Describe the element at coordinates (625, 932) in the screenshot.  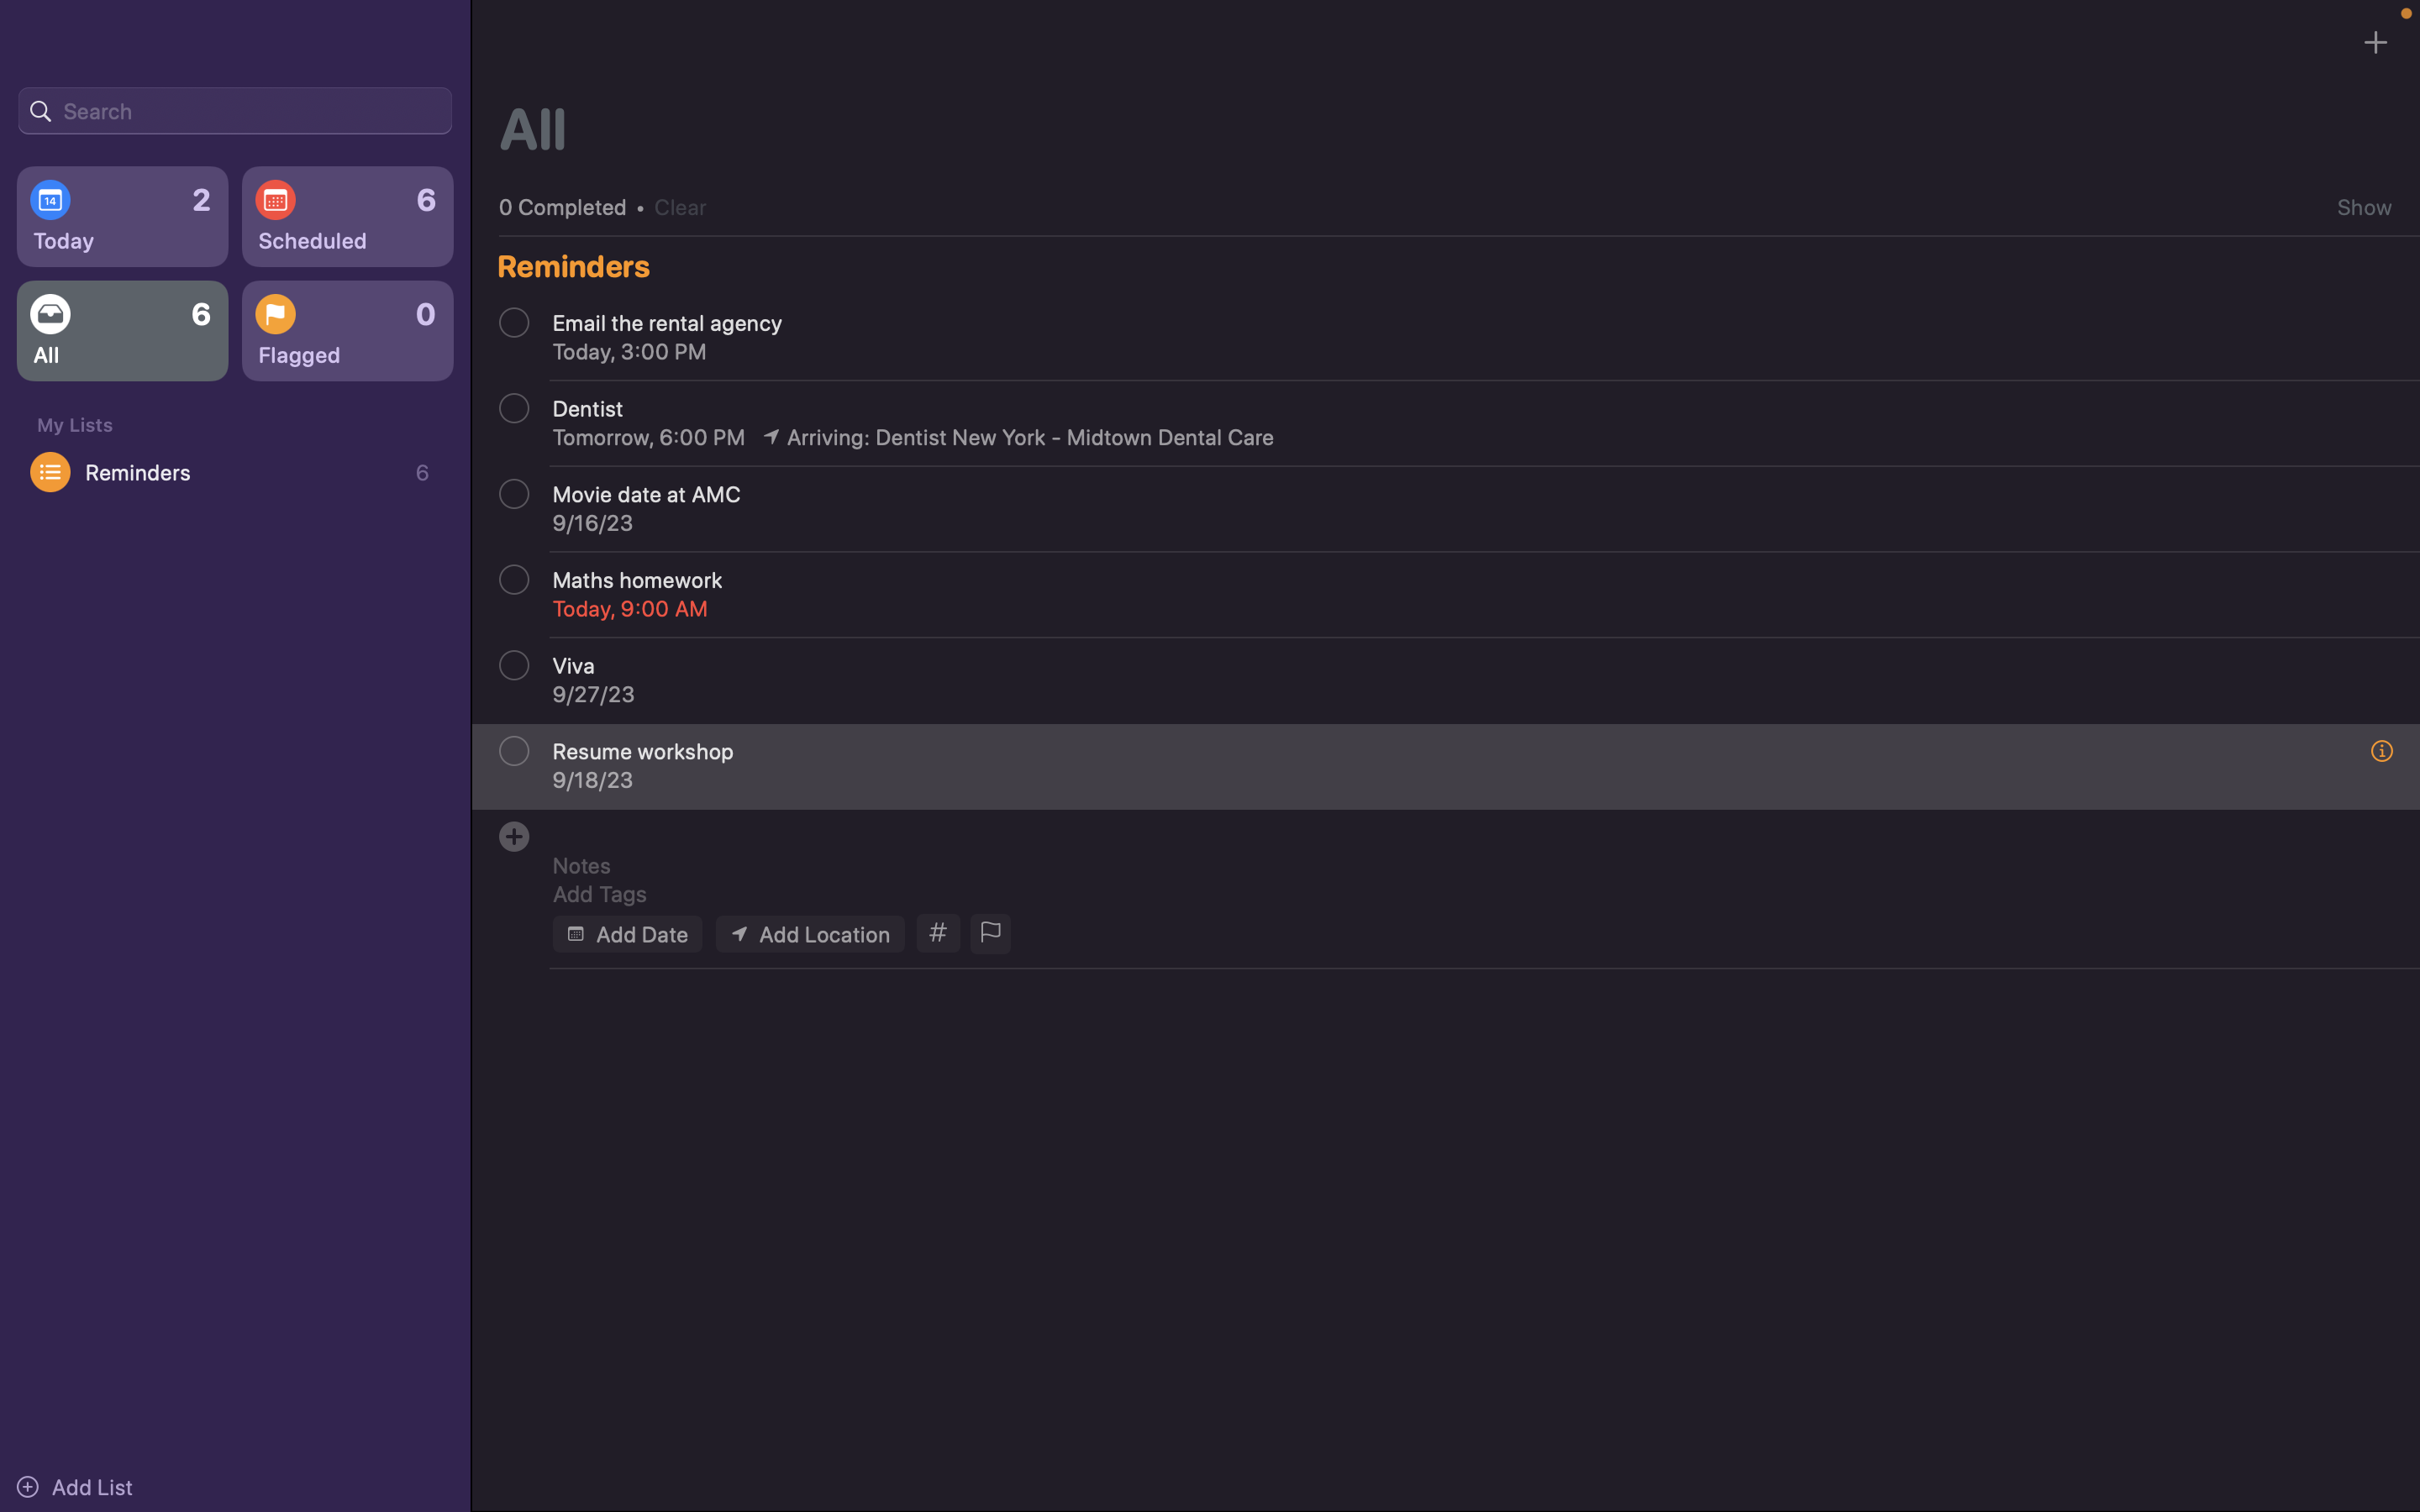
I see `Assign the current day"s date to a new task item` at that location.